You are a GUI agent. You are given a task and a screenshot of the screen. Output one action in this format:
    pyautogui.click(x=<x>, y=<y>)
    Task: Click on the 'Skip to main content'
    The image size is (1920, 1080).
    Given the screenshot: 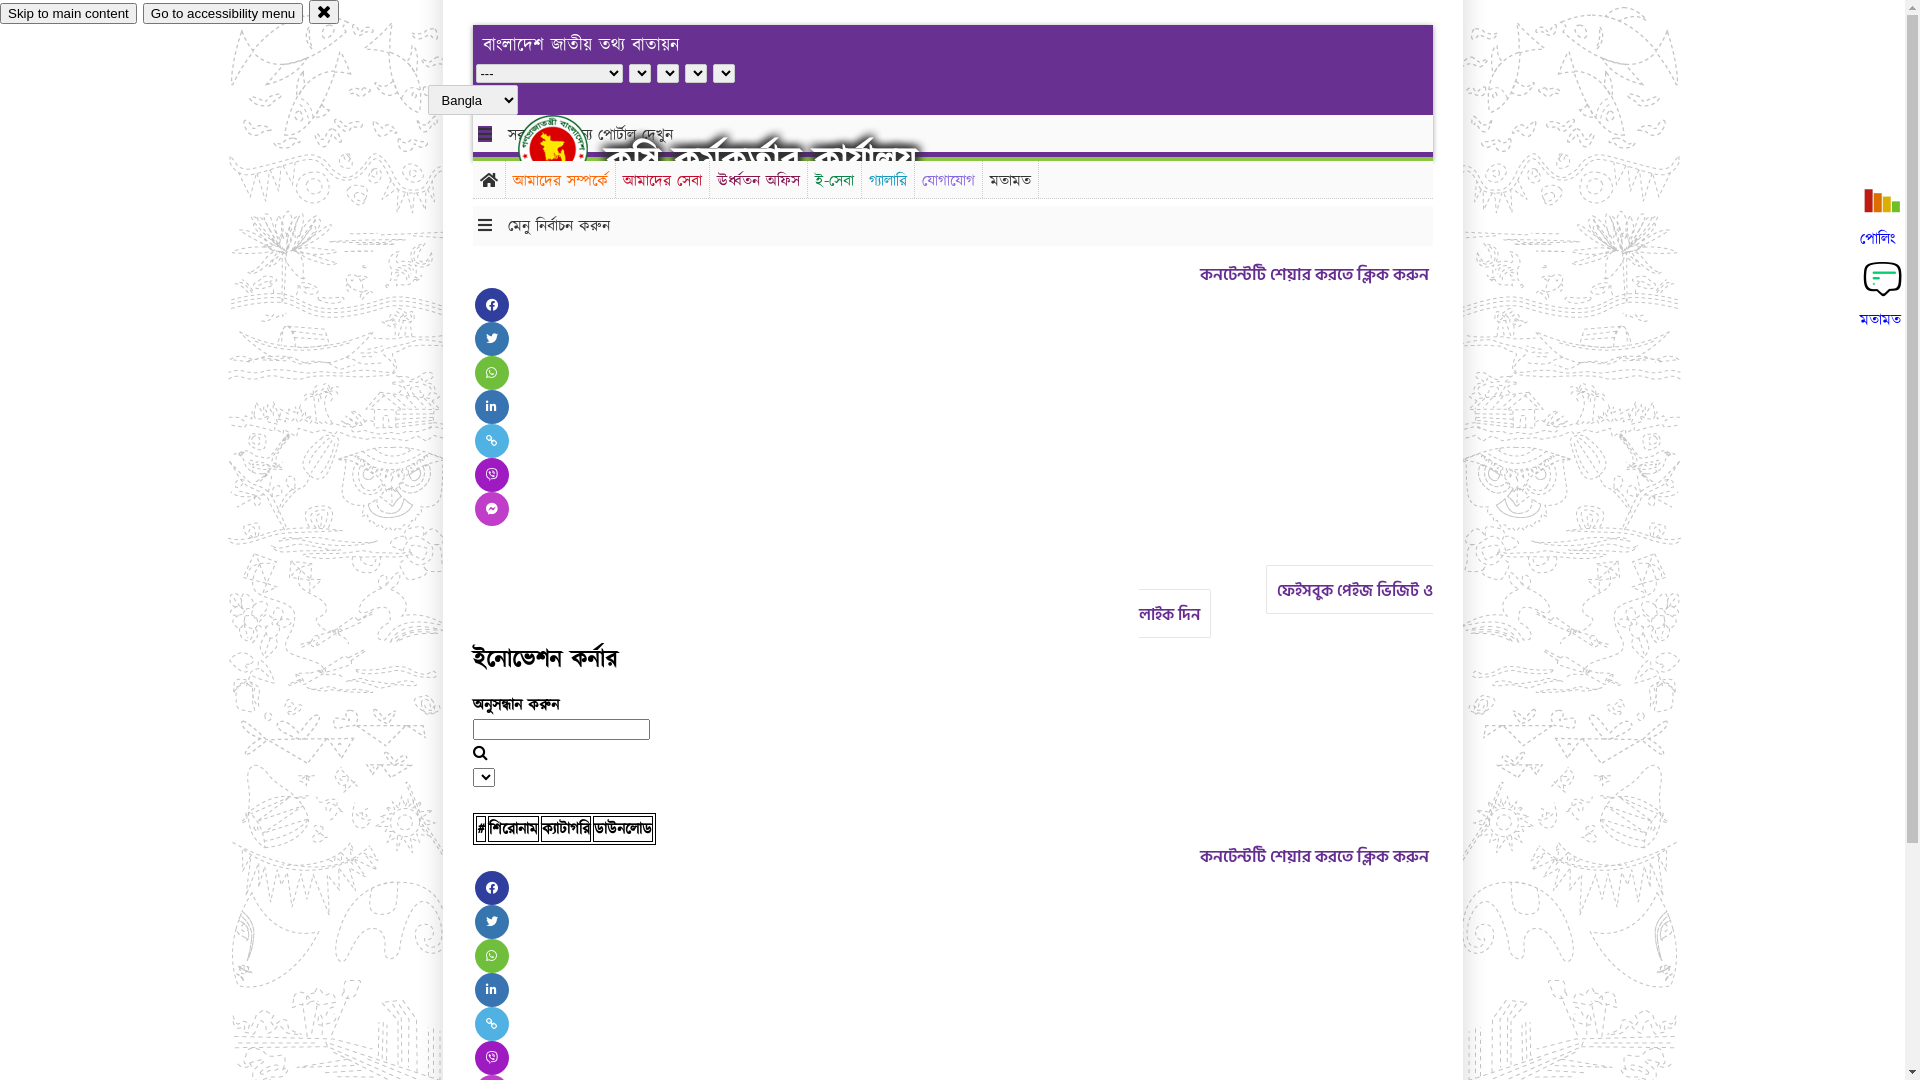 What is the action you would take?
    pyautogui.click(x=68, y=13)
    